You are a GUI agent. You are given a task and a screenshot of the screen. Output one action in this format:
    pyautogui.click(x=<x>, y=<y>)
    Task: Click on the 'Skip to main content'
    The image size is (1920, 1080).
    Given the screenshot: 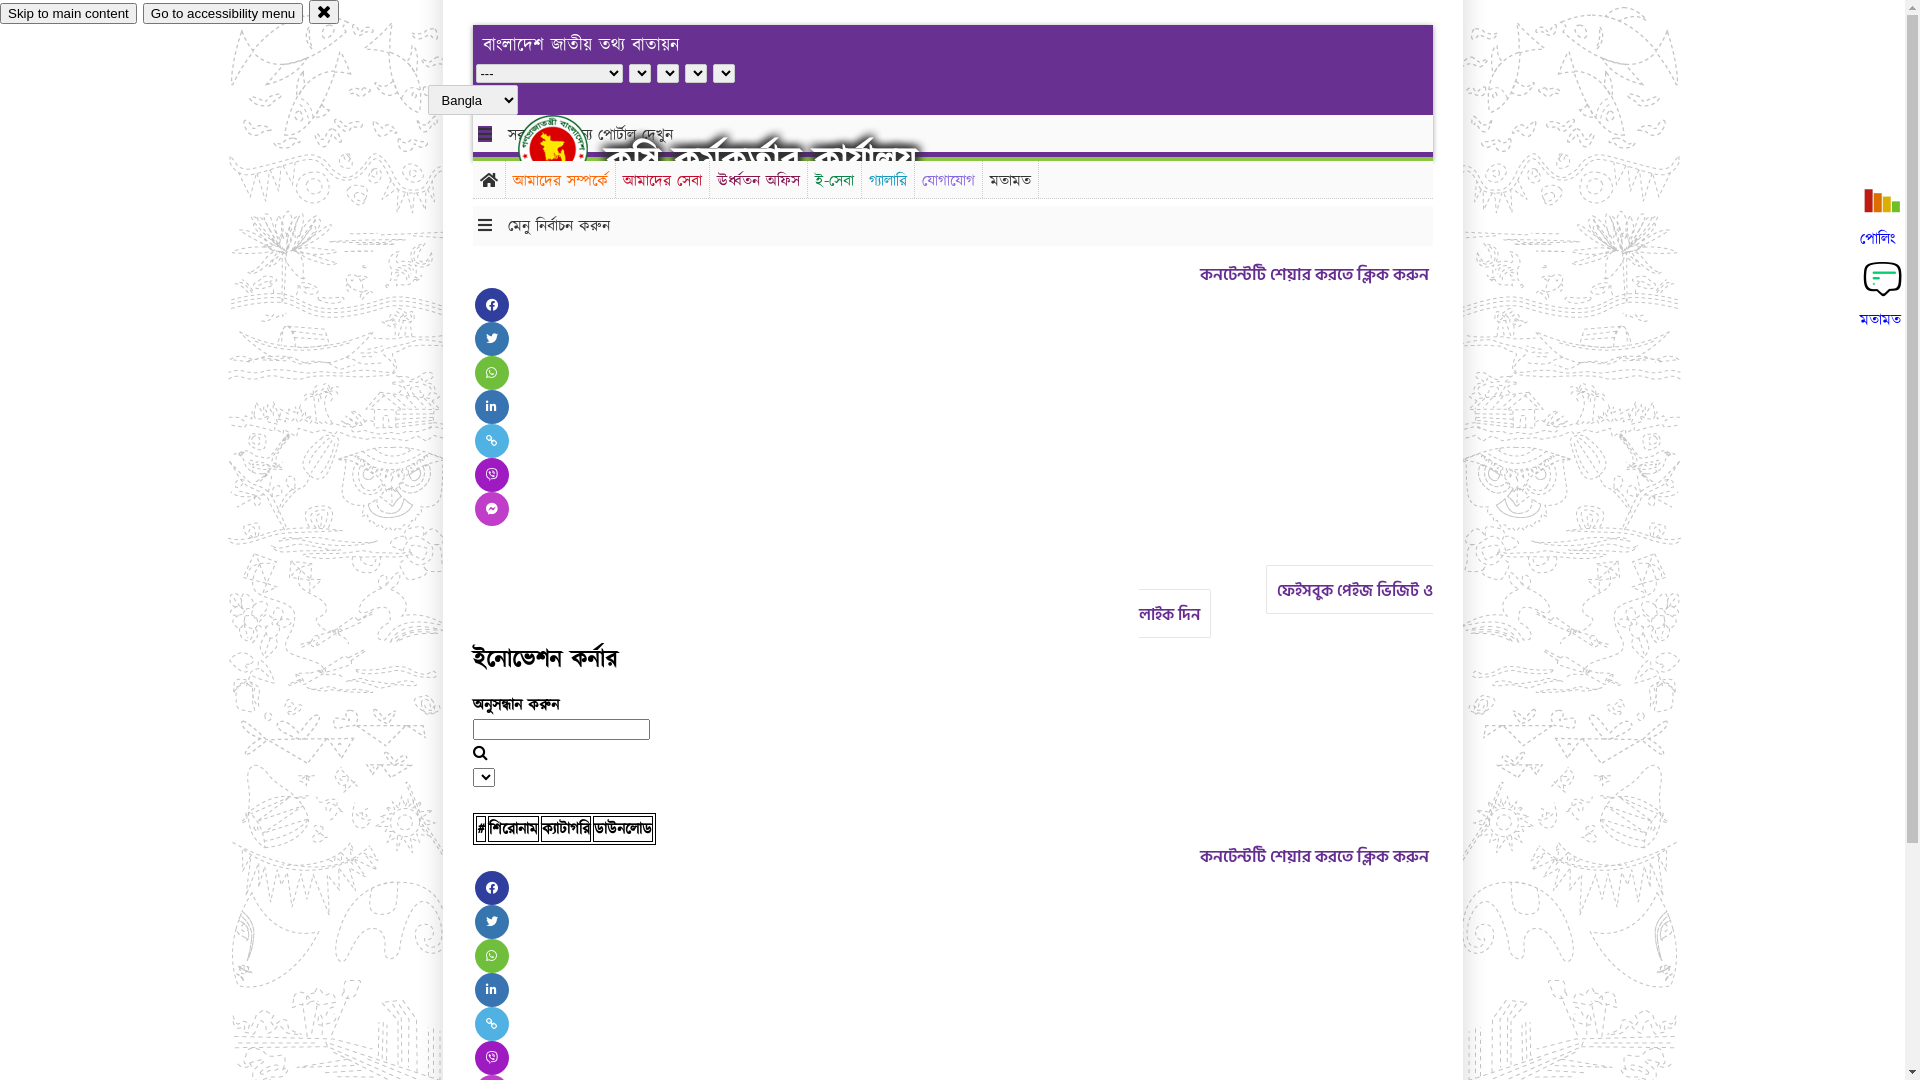 What is the action you would take?
    pyautogui.click(x=68, y=13)
    